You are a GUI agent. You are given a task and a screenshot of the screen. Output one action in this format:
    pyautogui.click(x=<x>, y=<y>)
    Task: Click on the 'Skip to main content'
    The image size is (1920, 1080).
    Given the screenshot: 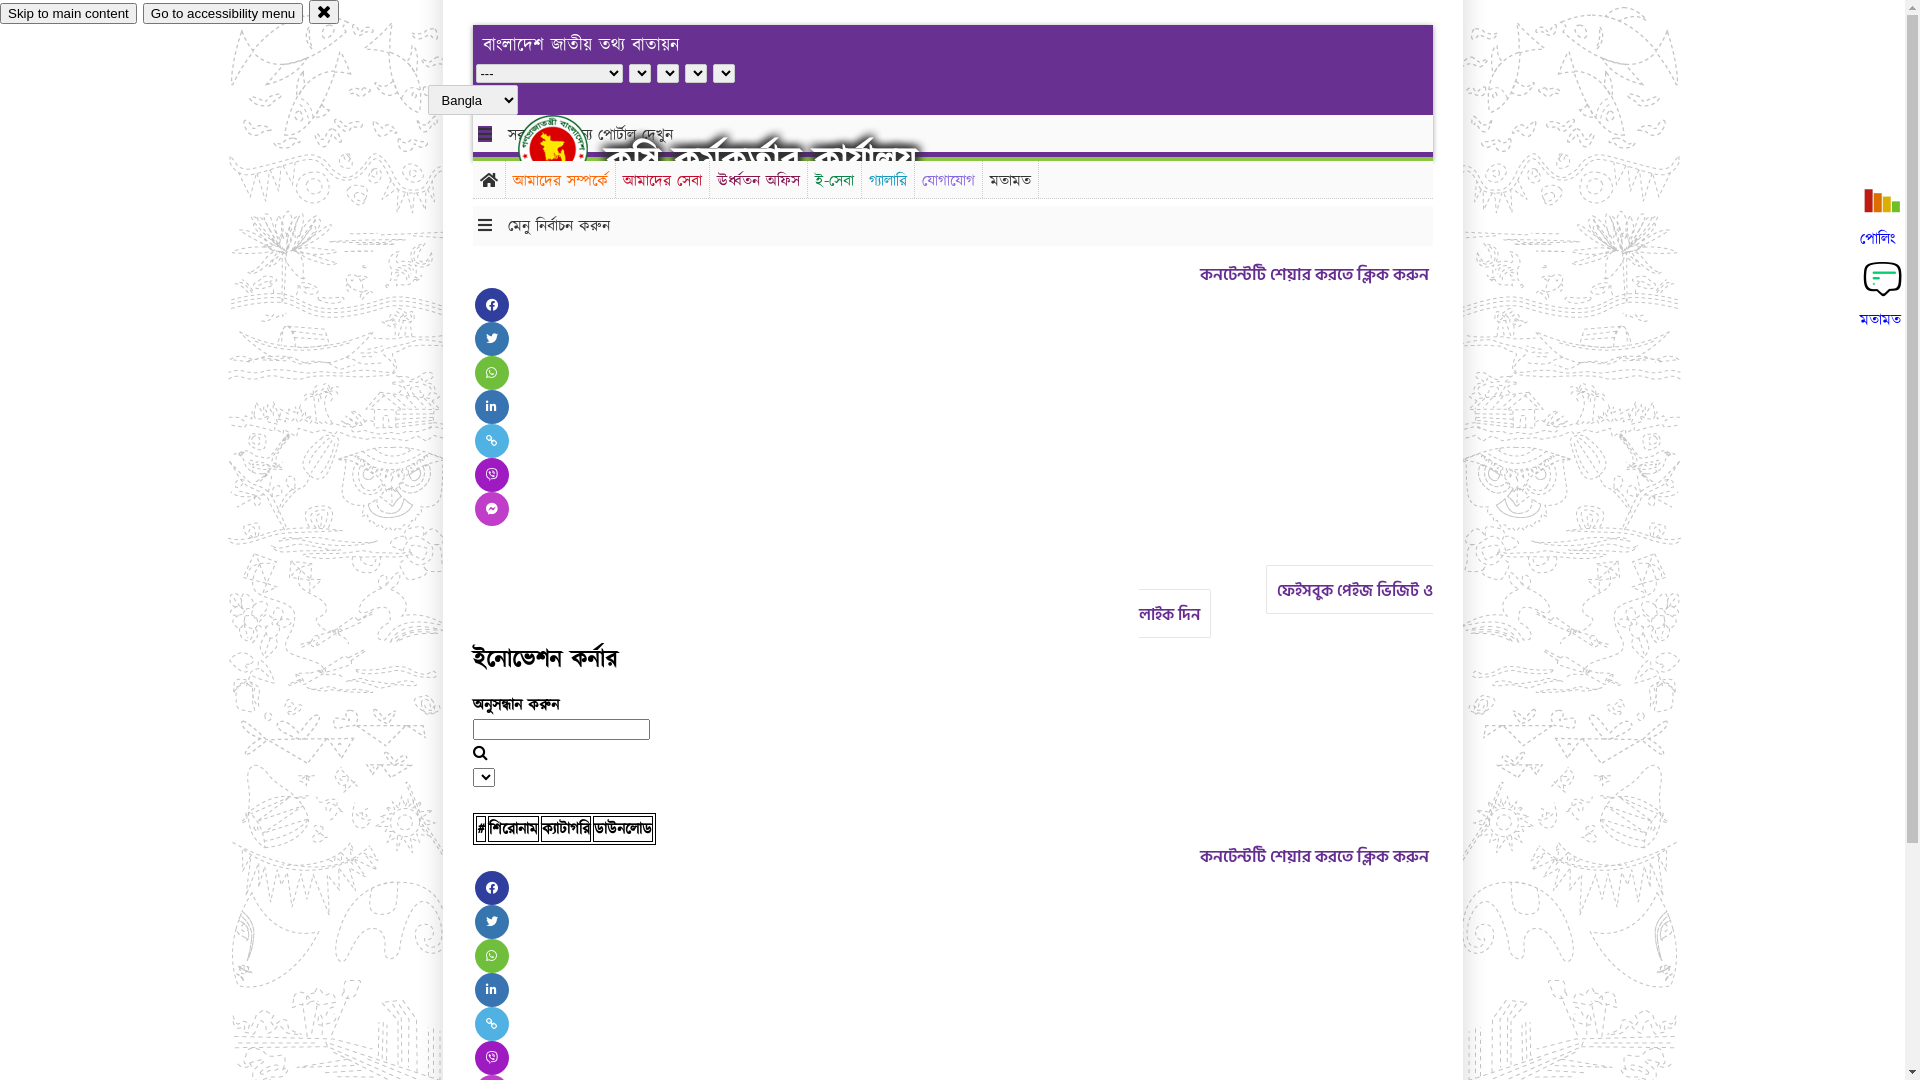 What is the action you would take?
    pyautogui.click(x=68, y=13)
    